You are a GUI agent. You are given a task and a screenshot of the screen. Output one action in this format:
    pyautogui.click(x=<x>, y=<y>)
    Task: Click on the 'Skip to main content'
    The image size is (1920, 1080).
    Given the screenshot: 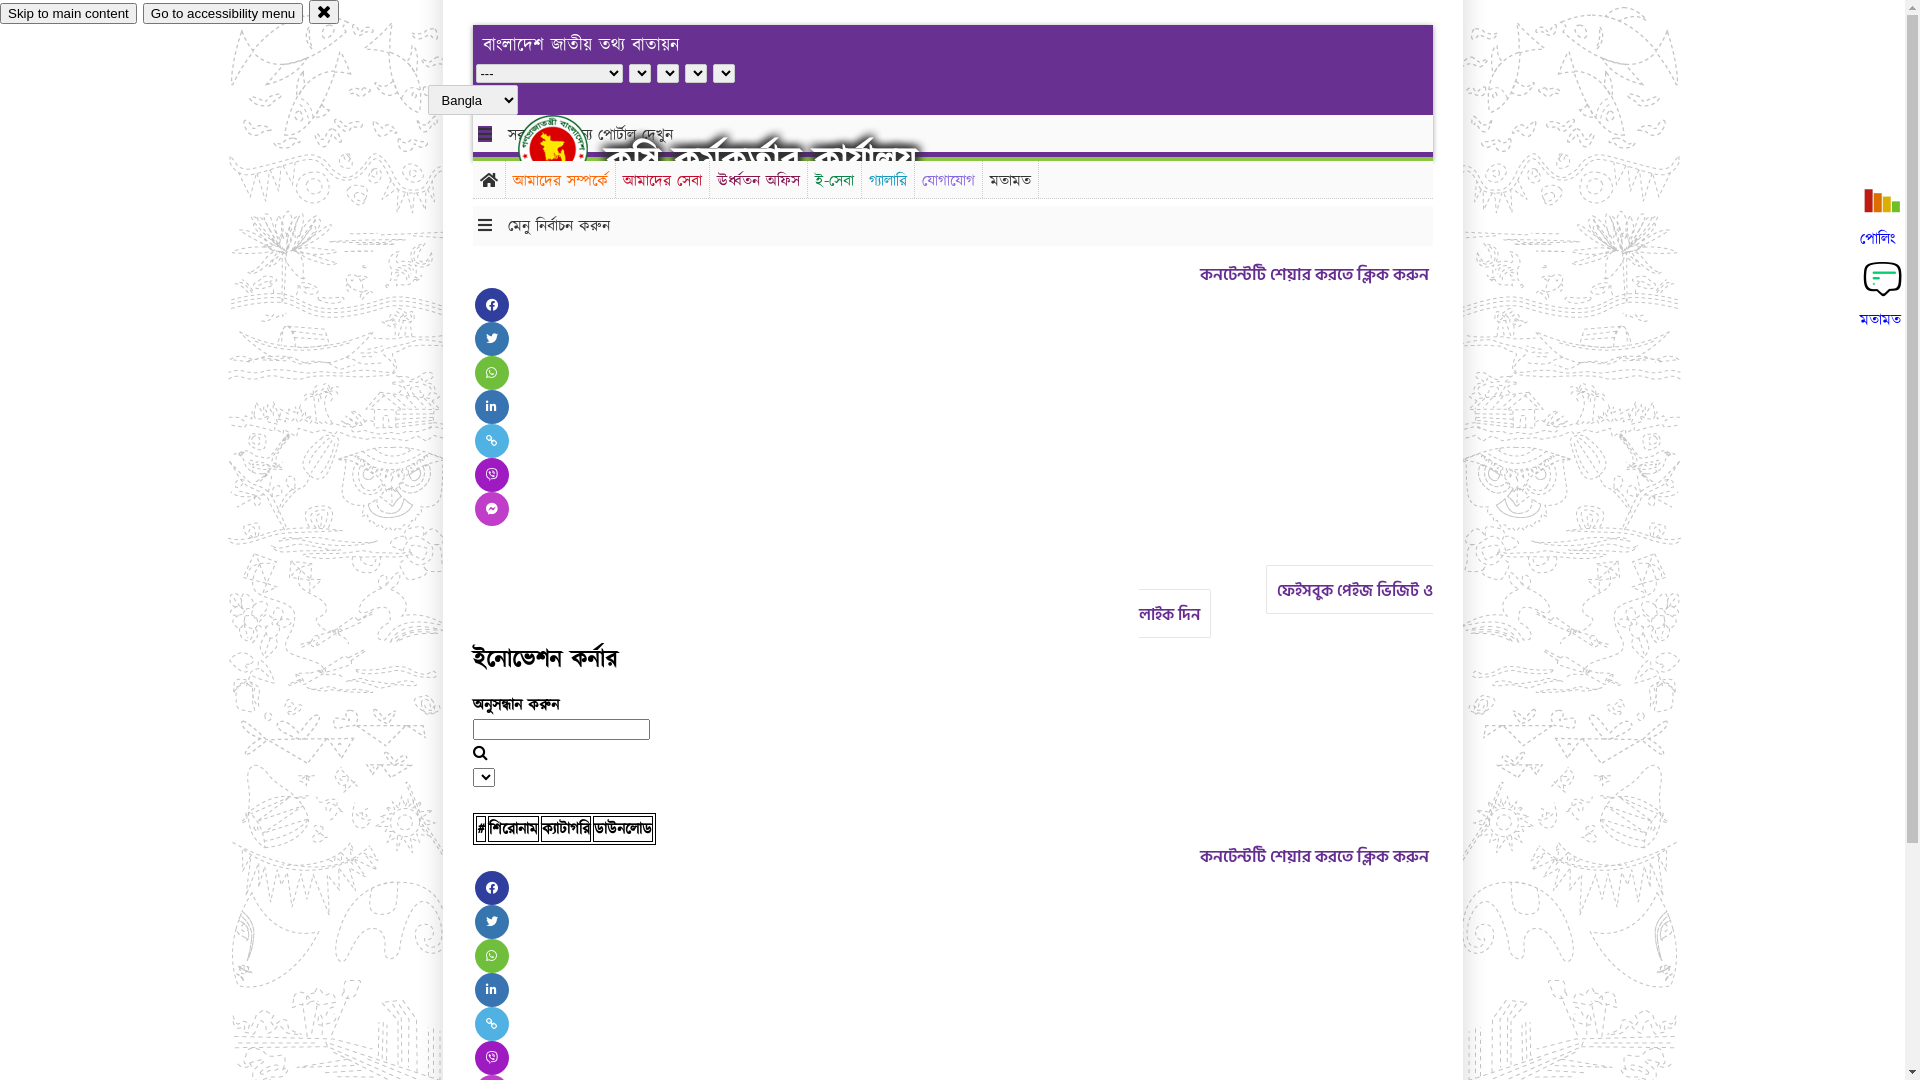 What is the action you would take?
    pyautogui.click(x=68, y=13)
    